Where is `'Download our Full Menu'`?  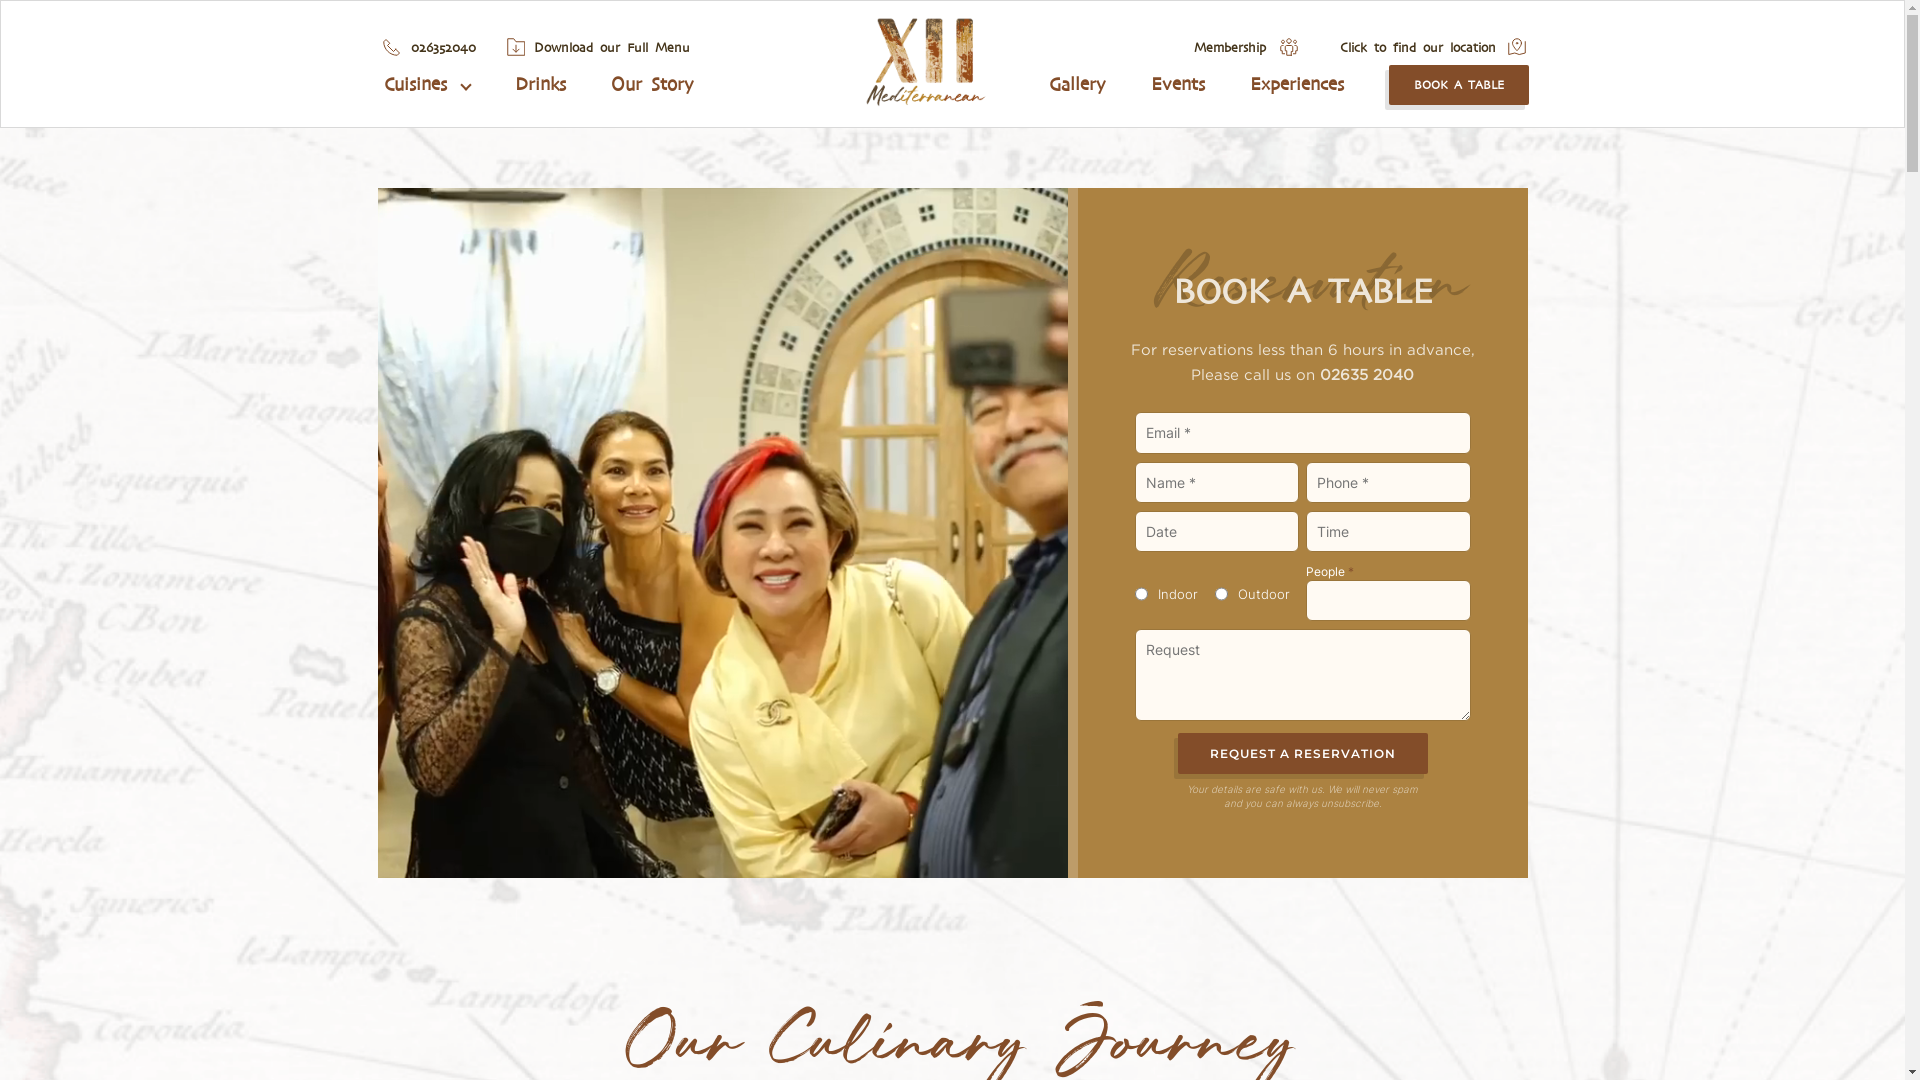 'Download our Full Menu' is located at coordinates (610, 46).